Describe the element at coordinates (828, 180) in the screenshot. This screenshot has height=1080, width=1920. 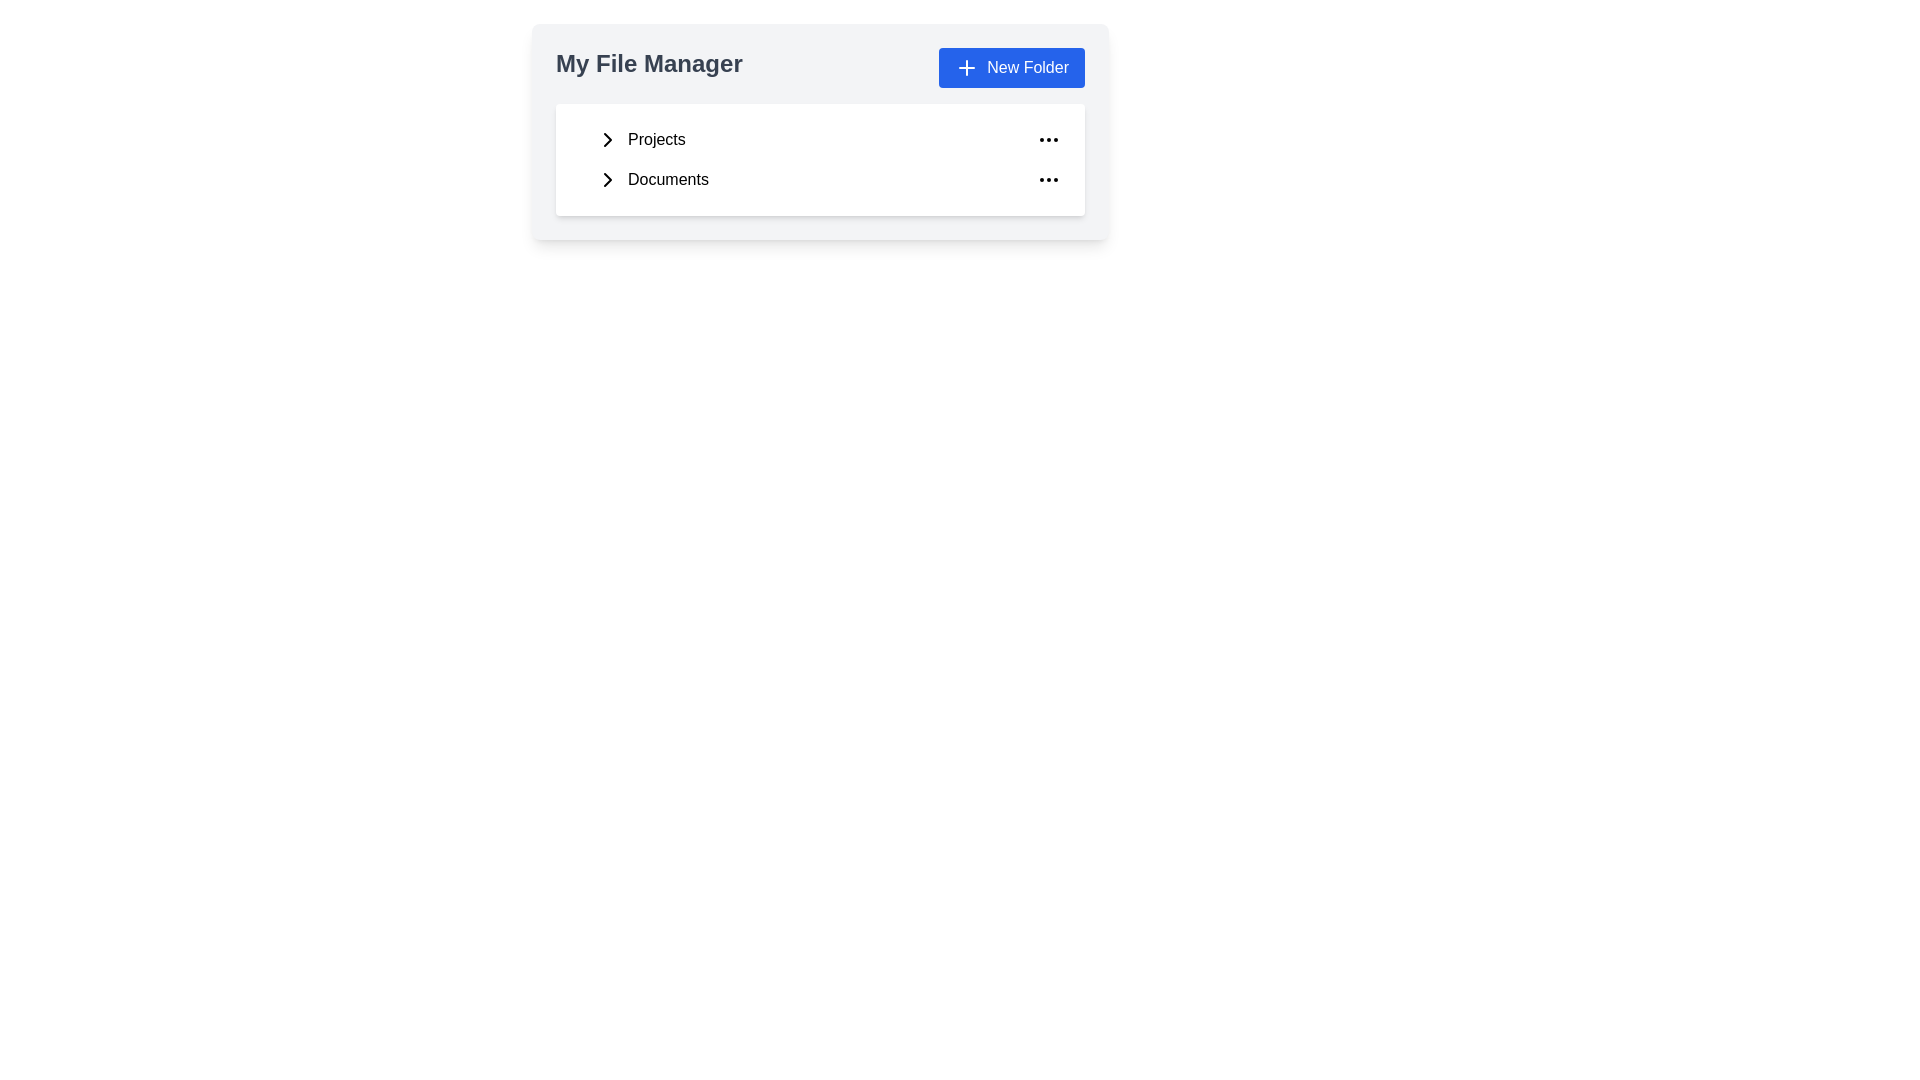
I see `the 'Documents' folder entry` at that location.